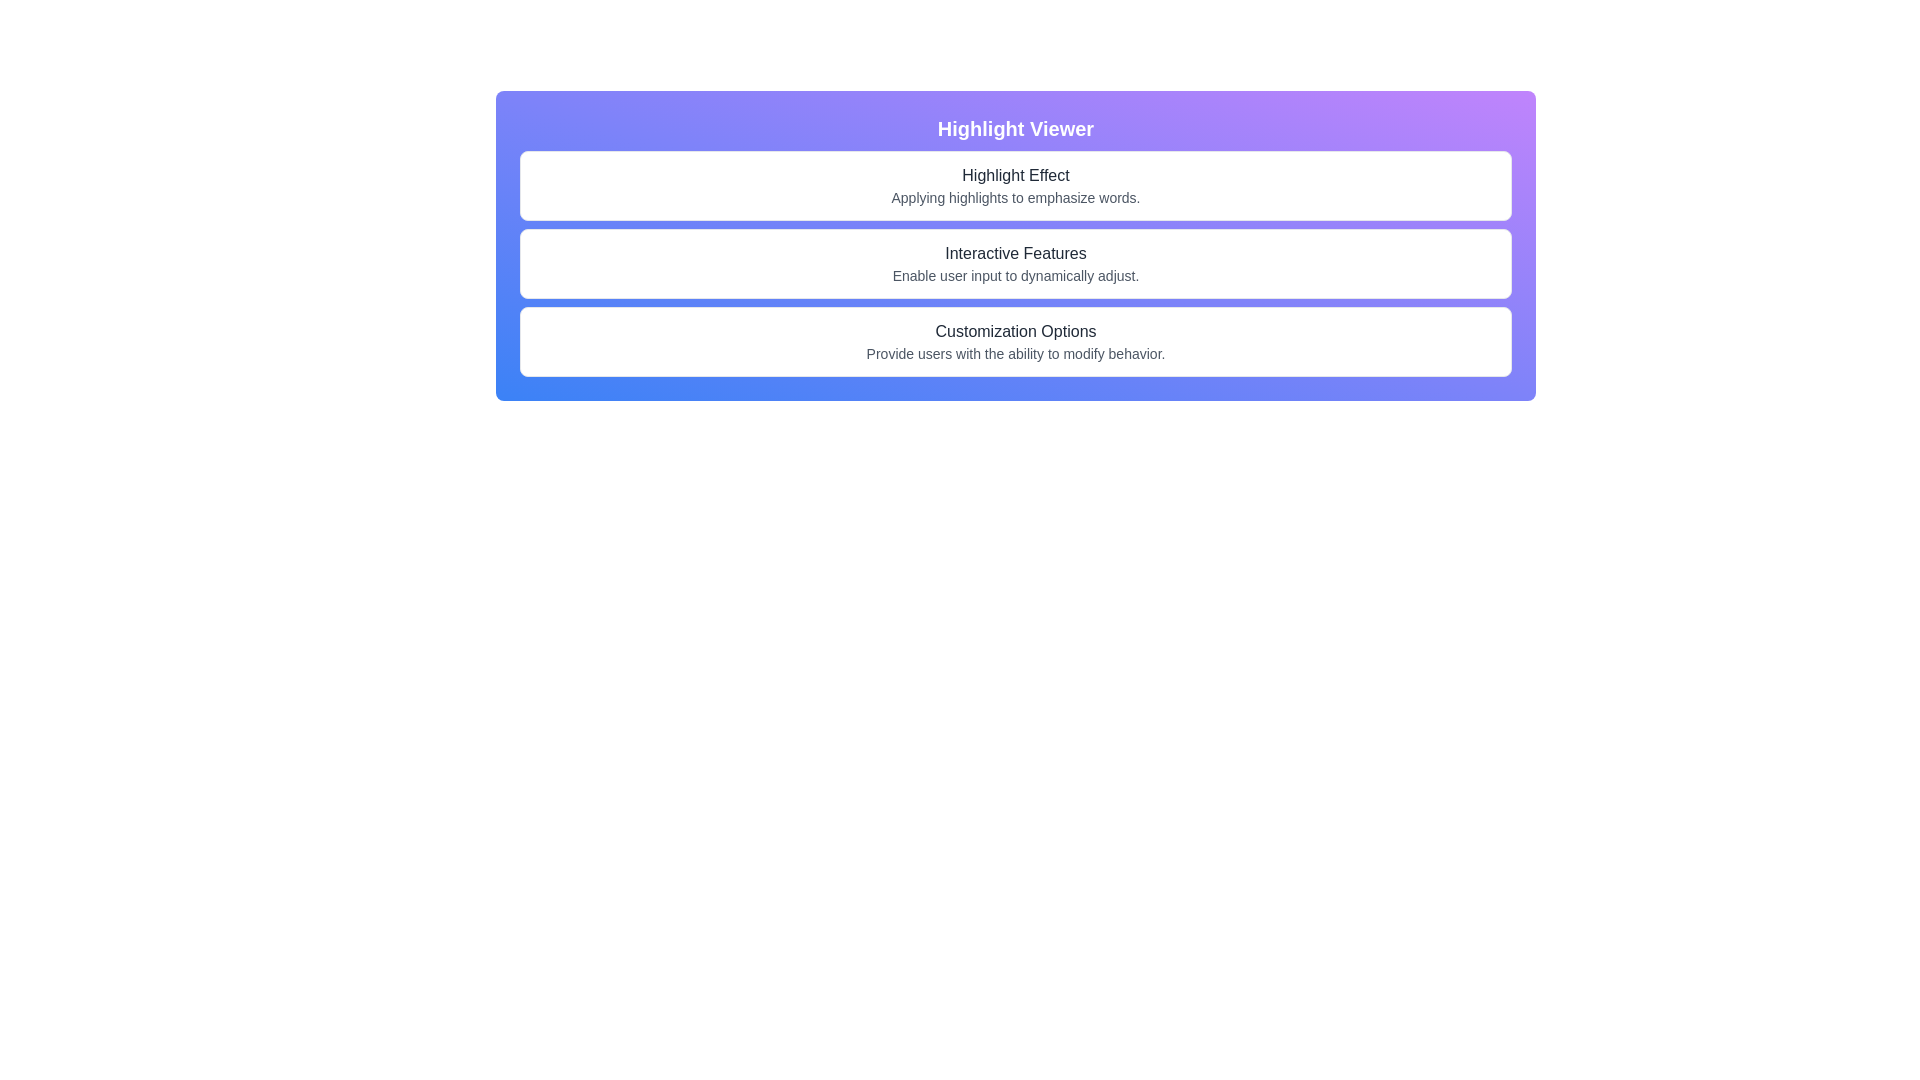  Describe the element at coordinates (1016, 276) in the screenshot. I see `the text element that reads 'Enable user input to dynamically adjust.' which is styled in a smaller gray font and positioned below the bold header 'Interactive Features.'` at that location.